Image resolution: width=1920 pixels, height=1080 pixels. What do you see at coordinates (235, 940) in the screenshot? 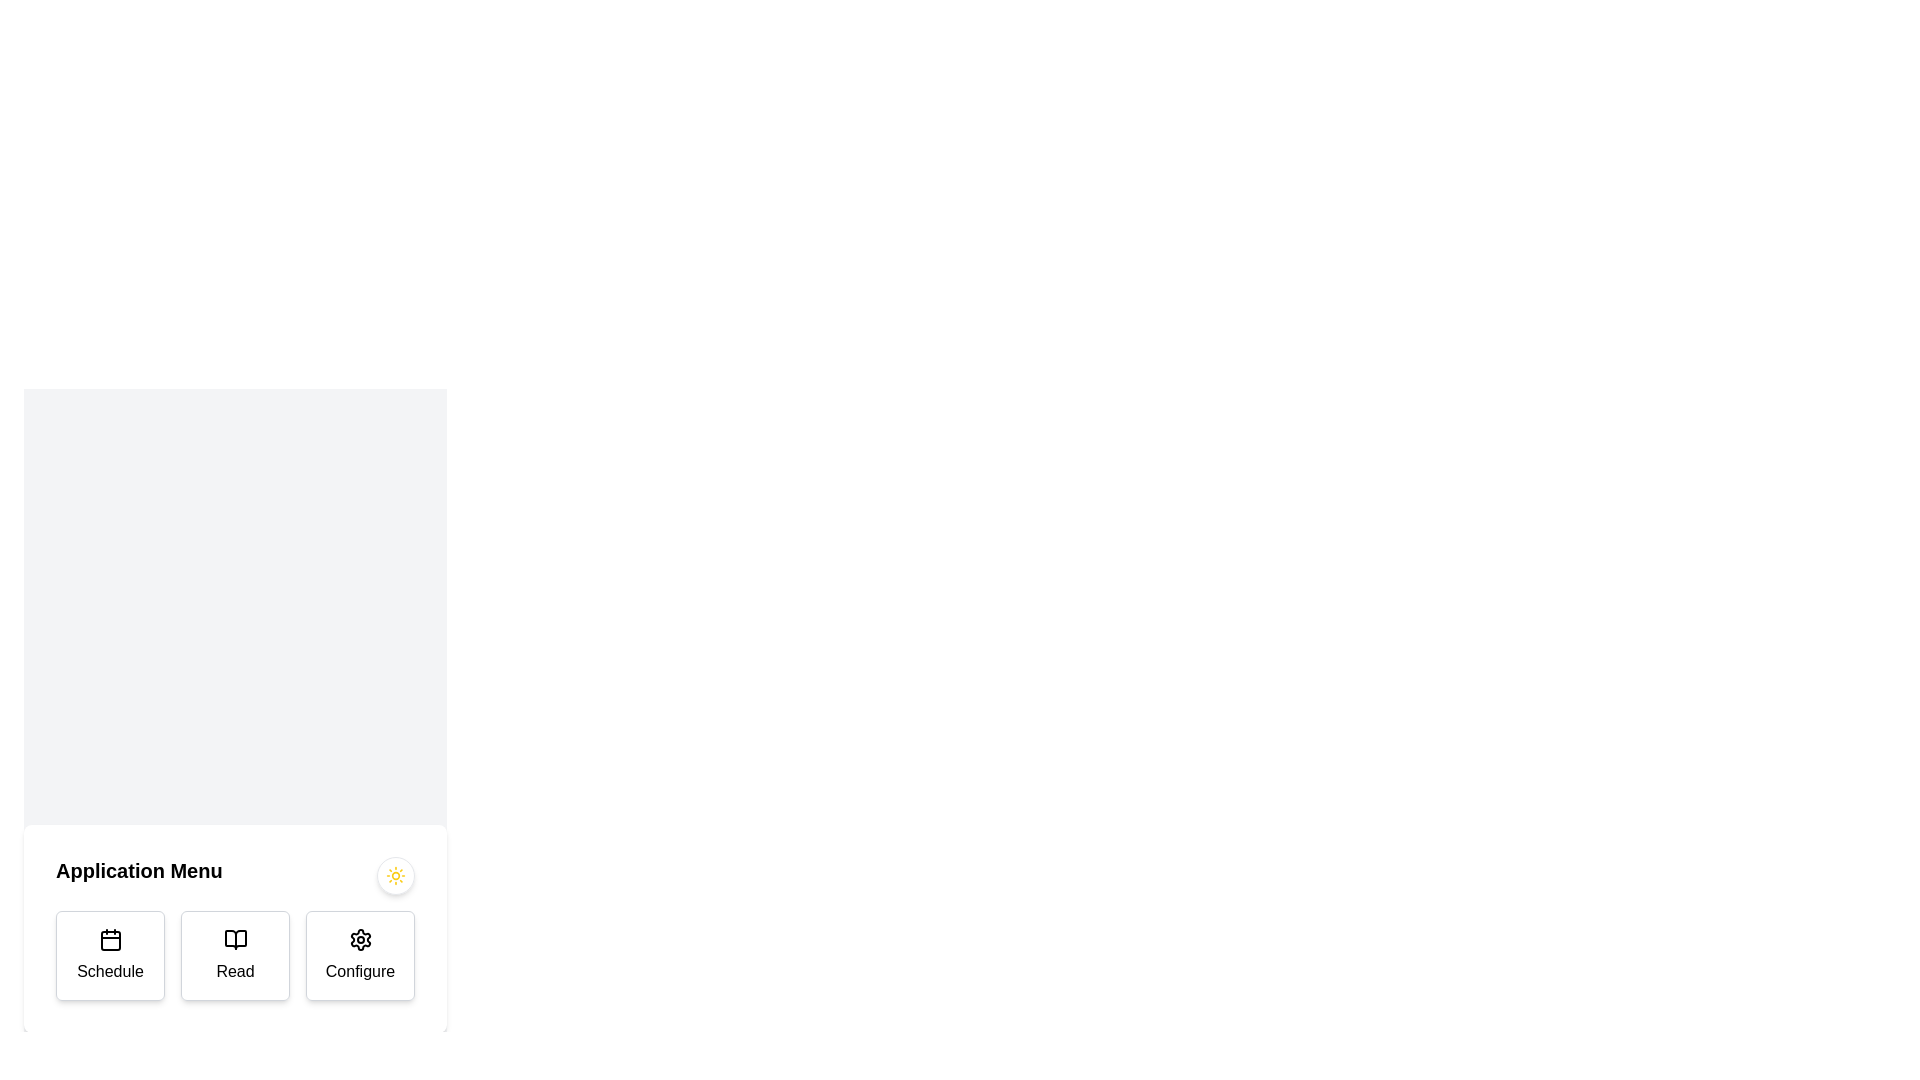
I see `the 'Read' button that contains the SVG icon of an open book, located in the bottom section of the interface, specifically the second button from the left in a row of three buttons` at bounding box center [235, 940].